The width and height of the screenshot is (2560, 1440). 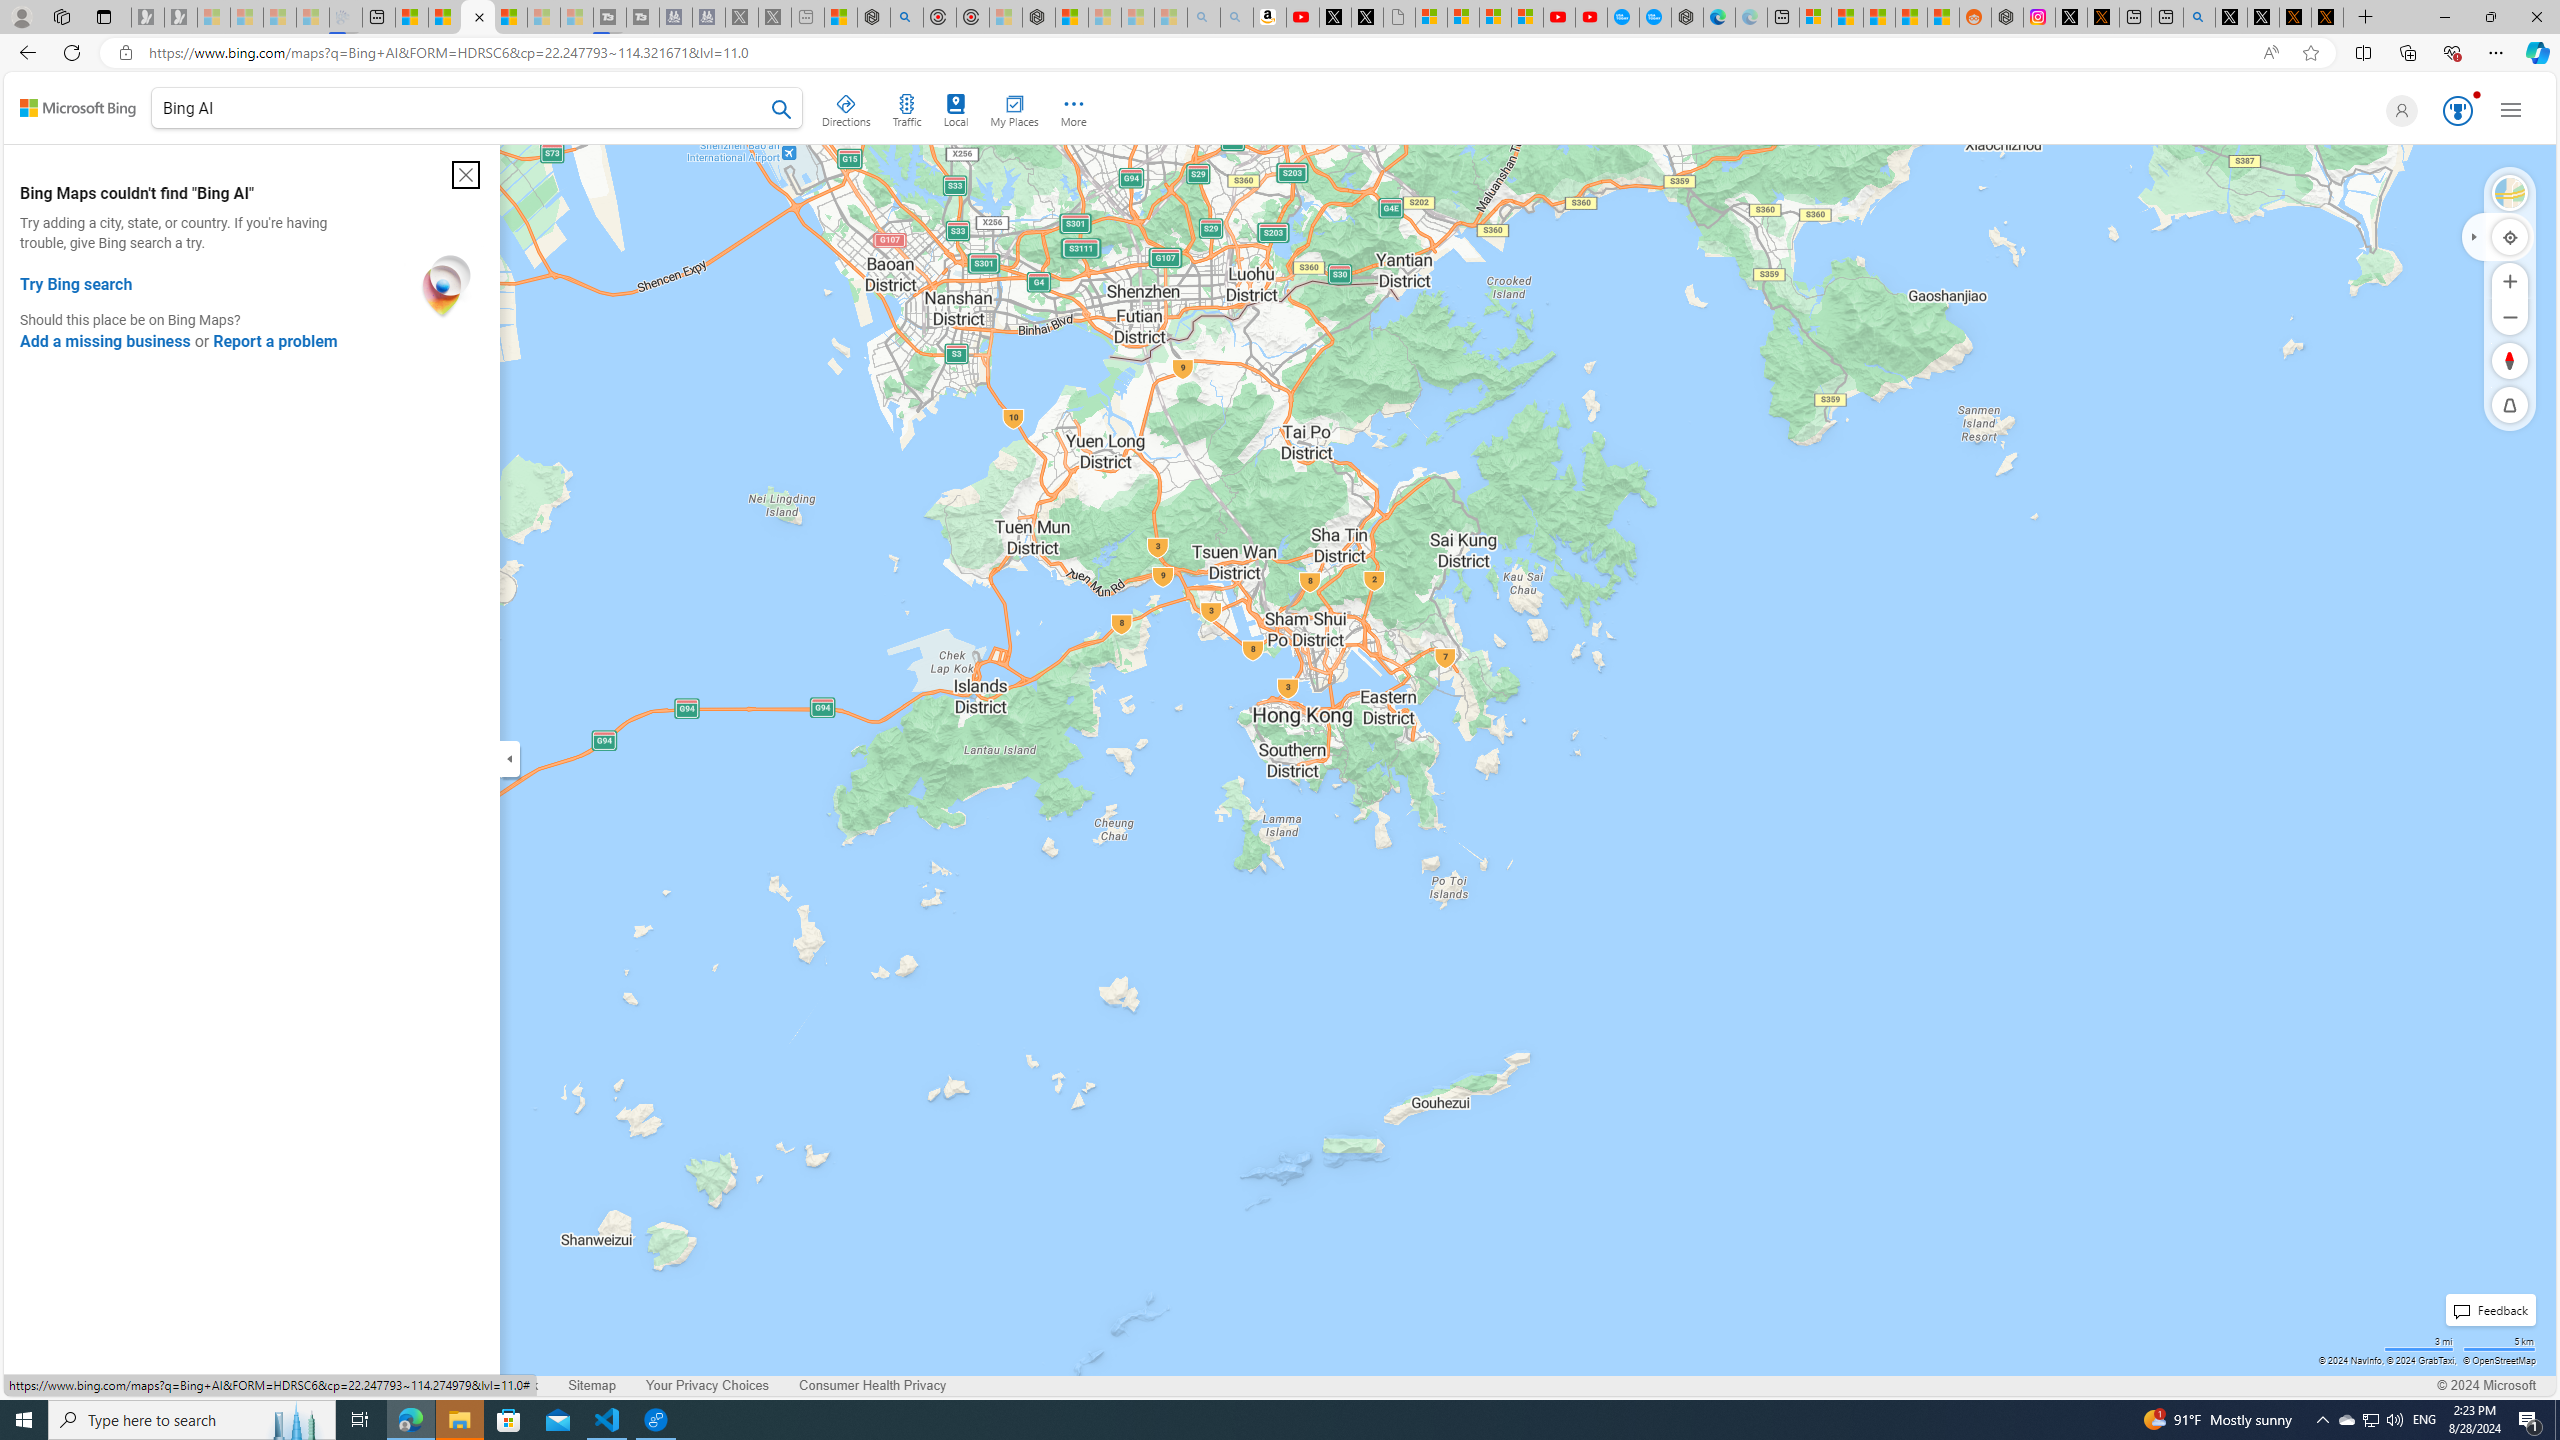 What do you see at coordinates (2397, 110) in the screenshot?
I see `'Eugene'` at bounding box center [2397, 110].